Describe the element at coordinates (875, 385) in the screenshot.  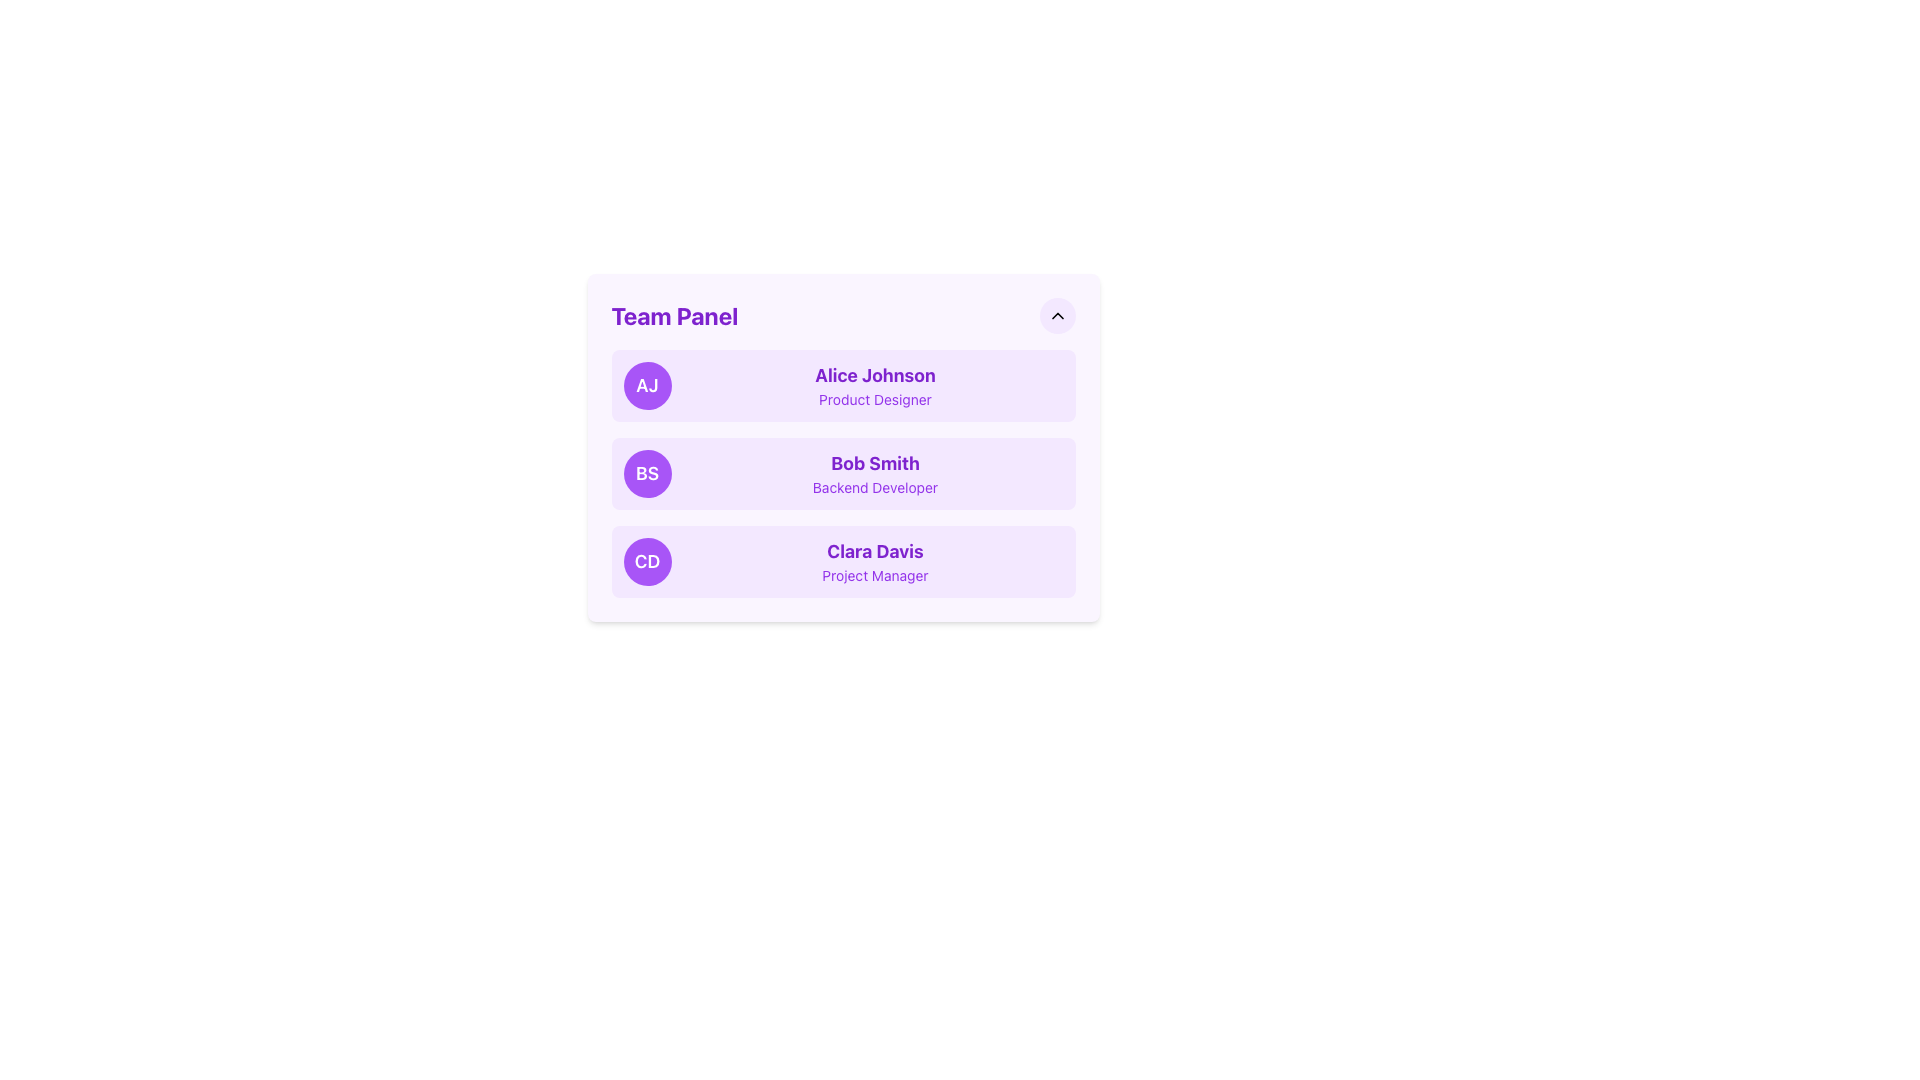
I see `the text display showing 'Alice Johnson' and 'Product Designer' to highlight it` at that location.